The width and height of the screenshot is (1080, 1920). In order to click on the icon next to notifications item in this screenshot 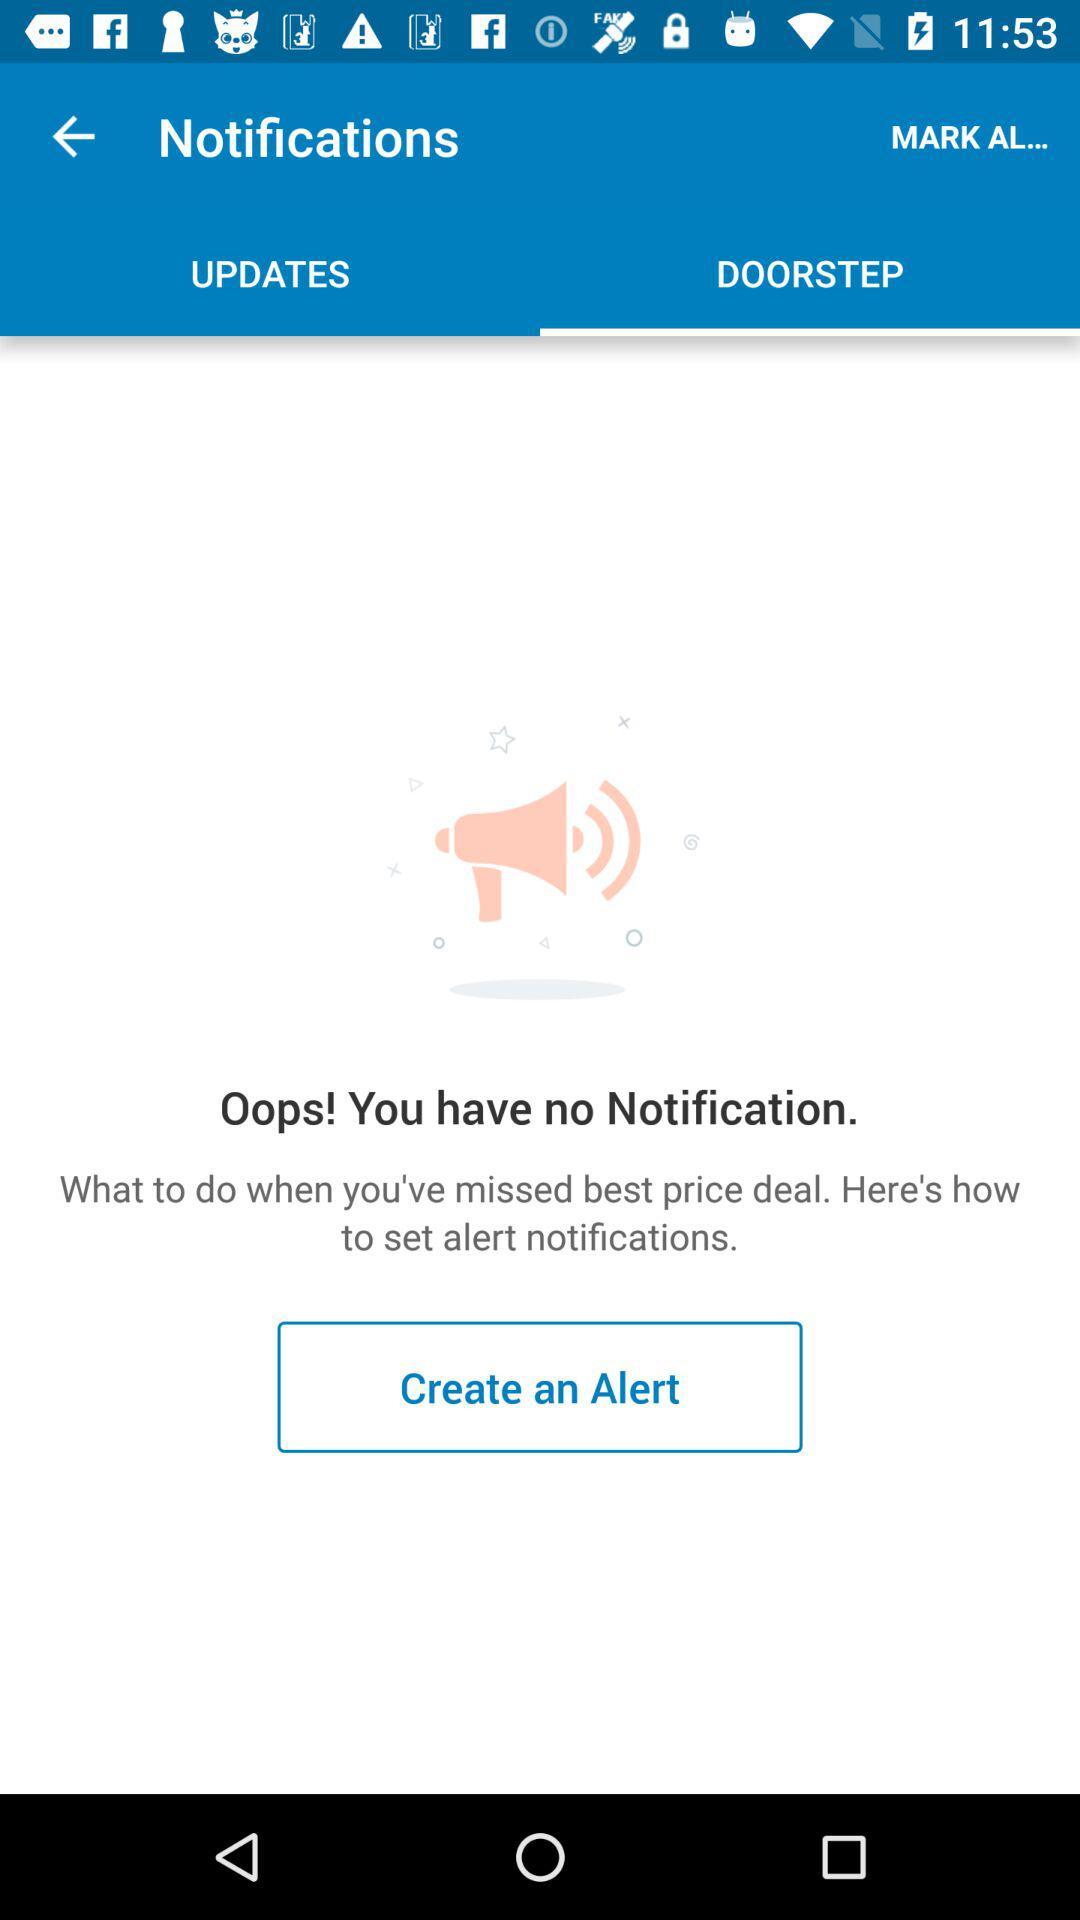, I will do `click(974, 135)`.